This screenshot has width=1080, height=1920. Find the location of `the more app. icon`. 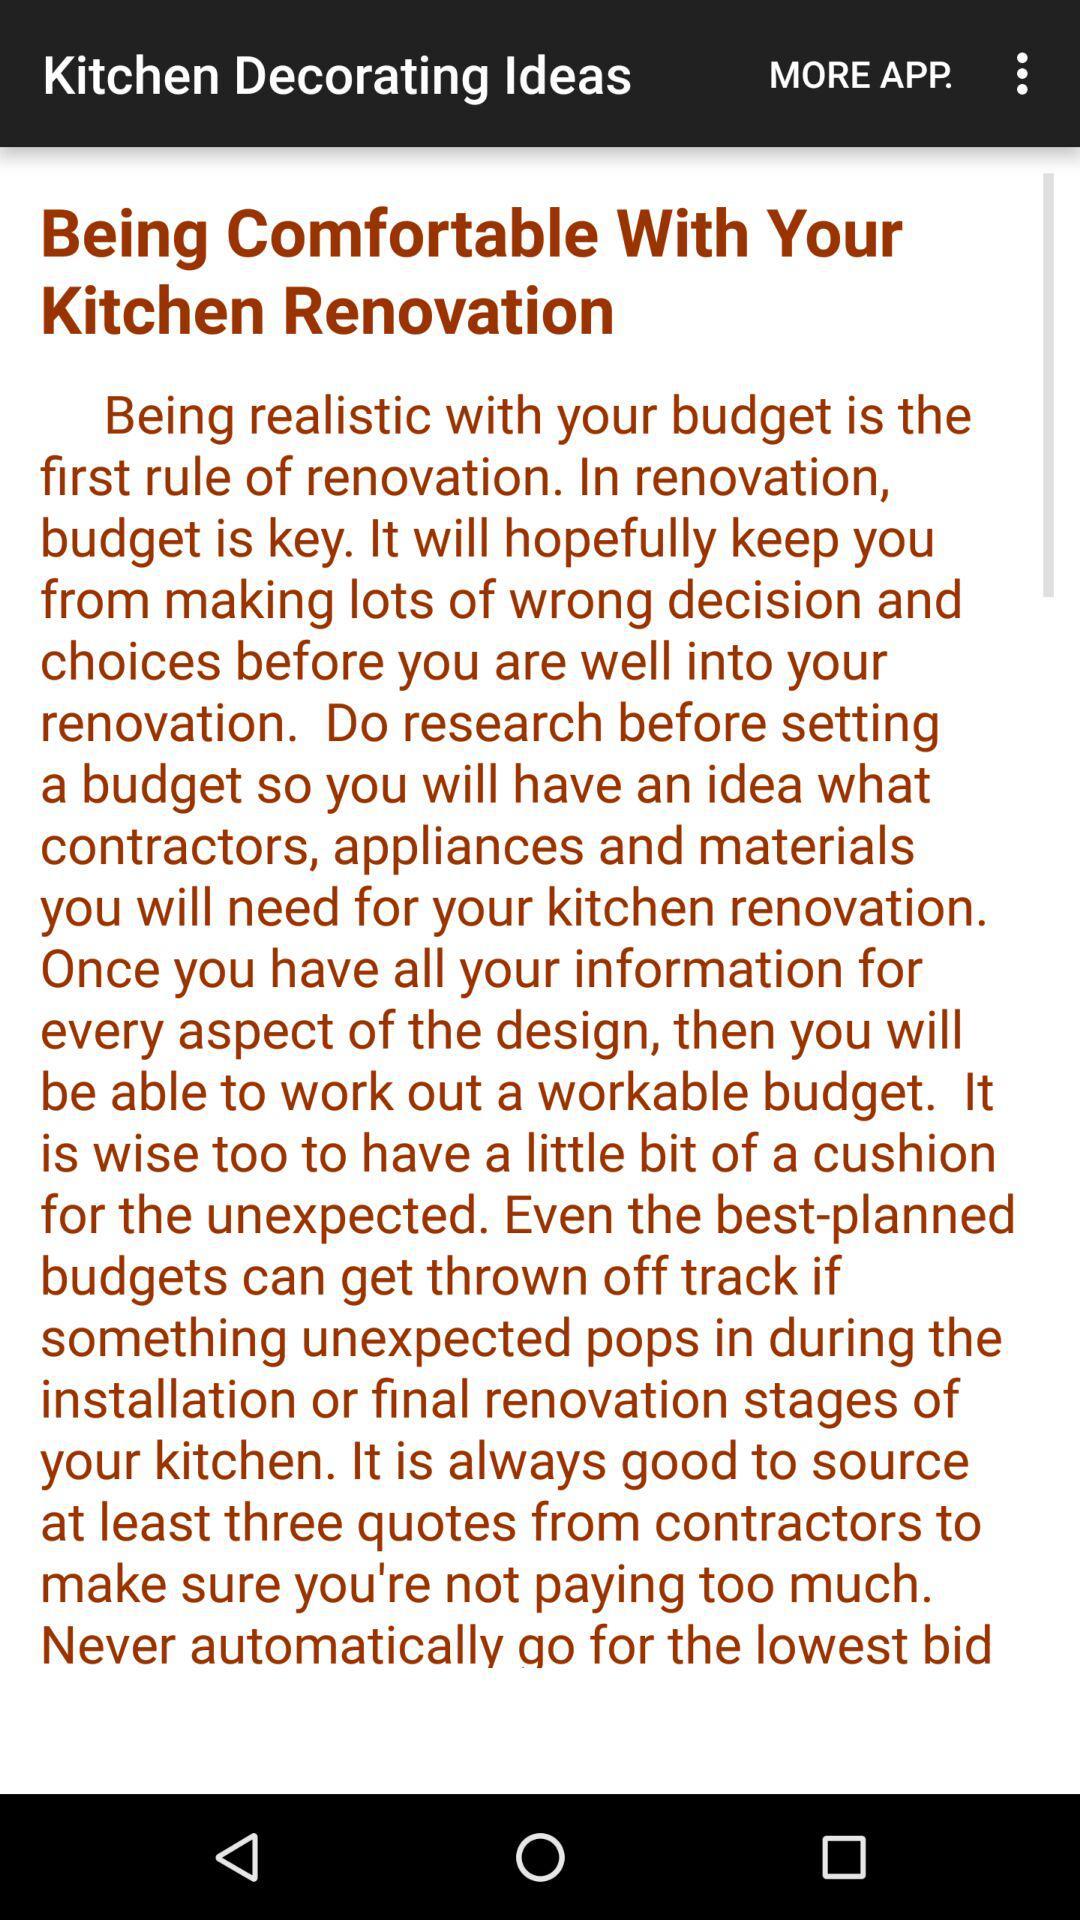

the more app. icon is located at coordinates (860, 73).